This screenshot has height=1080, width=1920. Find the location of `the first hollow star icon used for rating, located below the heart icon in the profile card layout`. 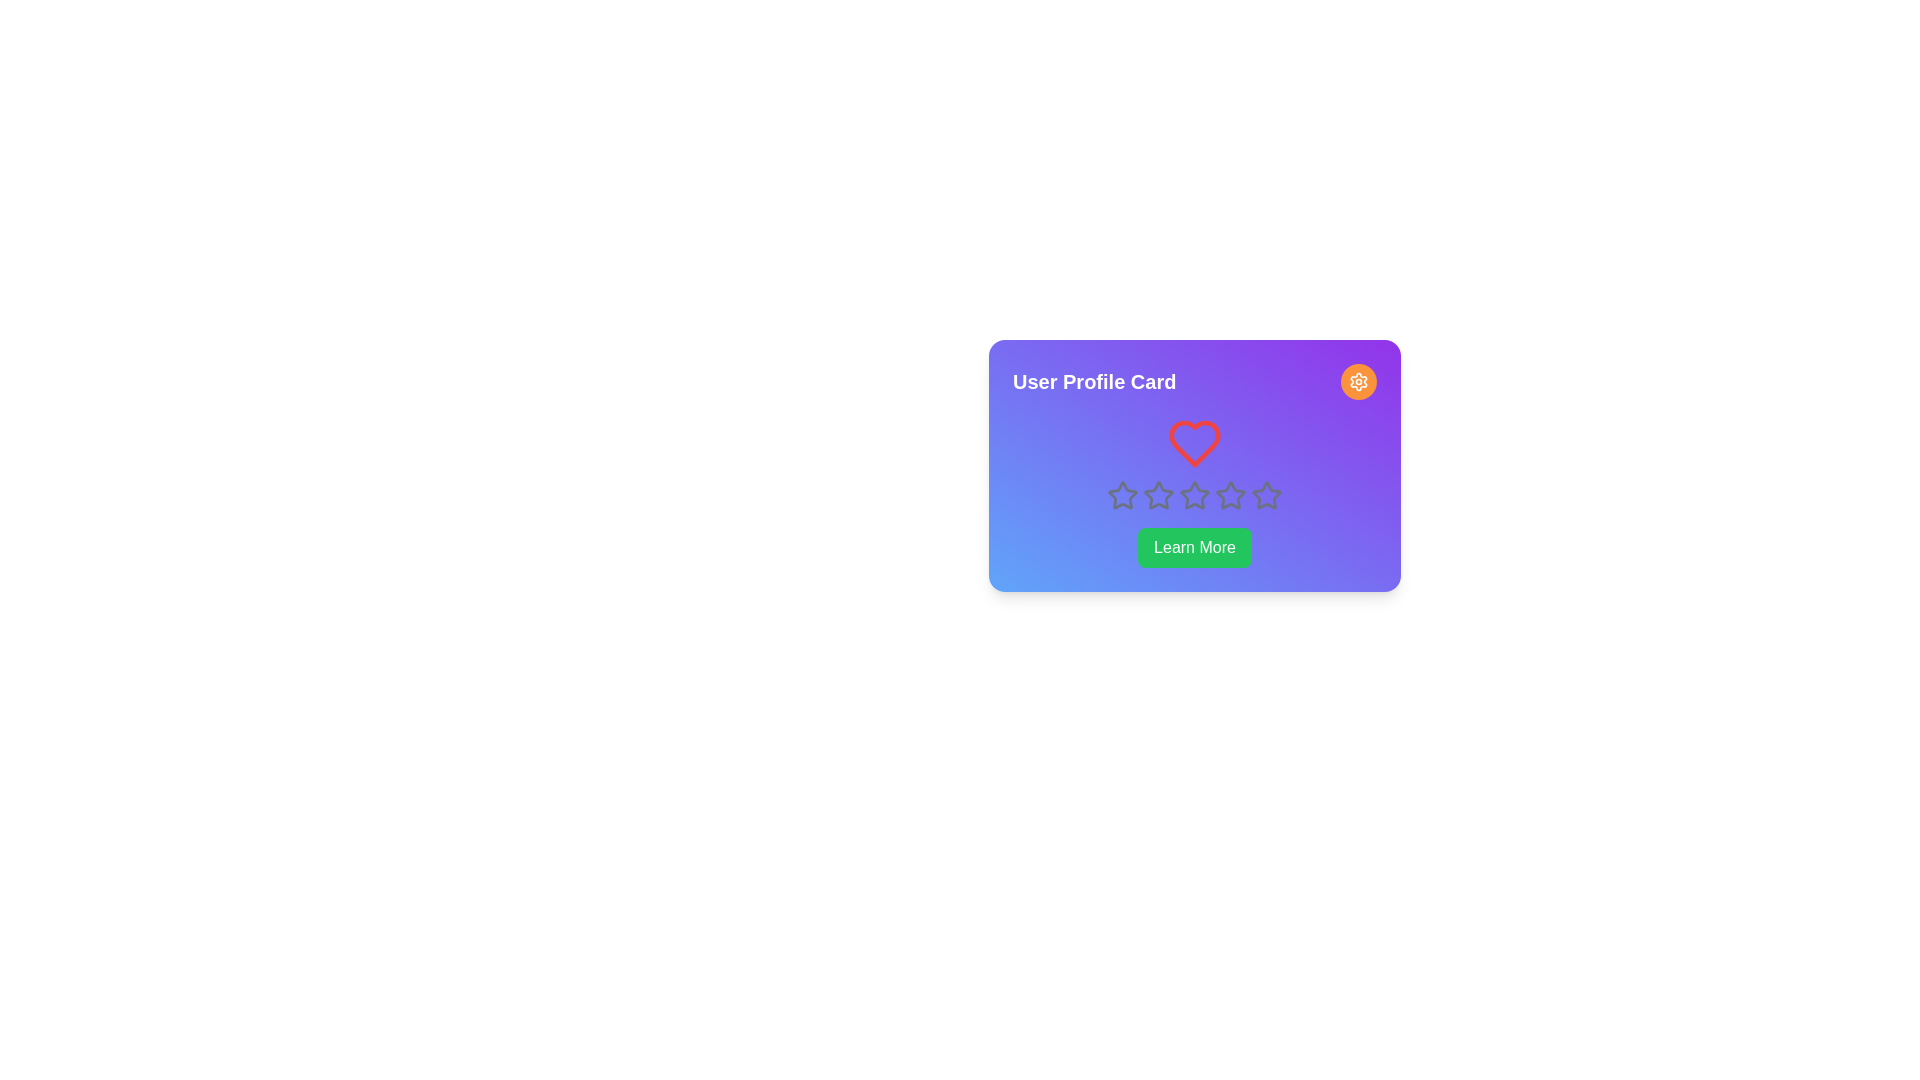

the first hollow star icon used for rating, located below the heart icon in the profile card layout is located at coordinates (1123, 495).